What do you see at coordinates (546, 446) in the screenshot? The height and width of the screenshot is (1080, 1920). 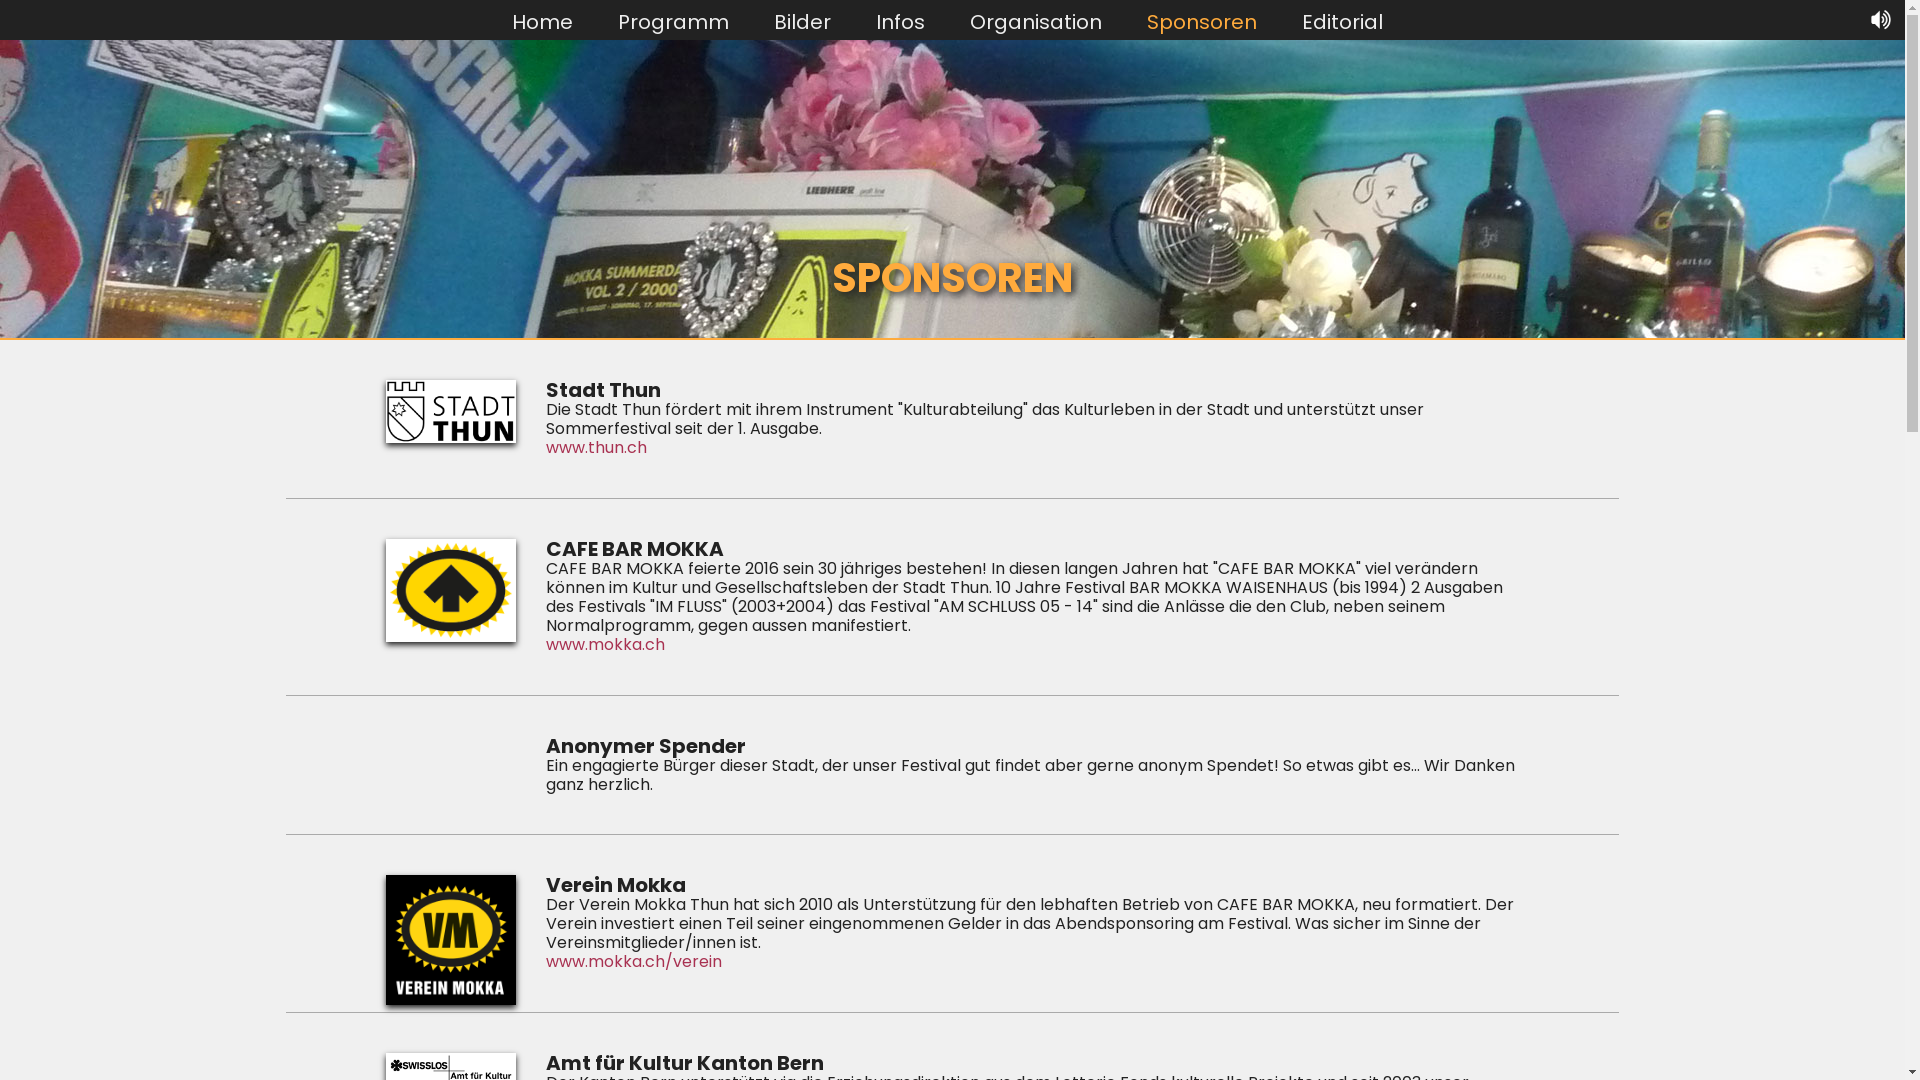 I see `'www.thun.ch'` at bounding box center [546, 446].